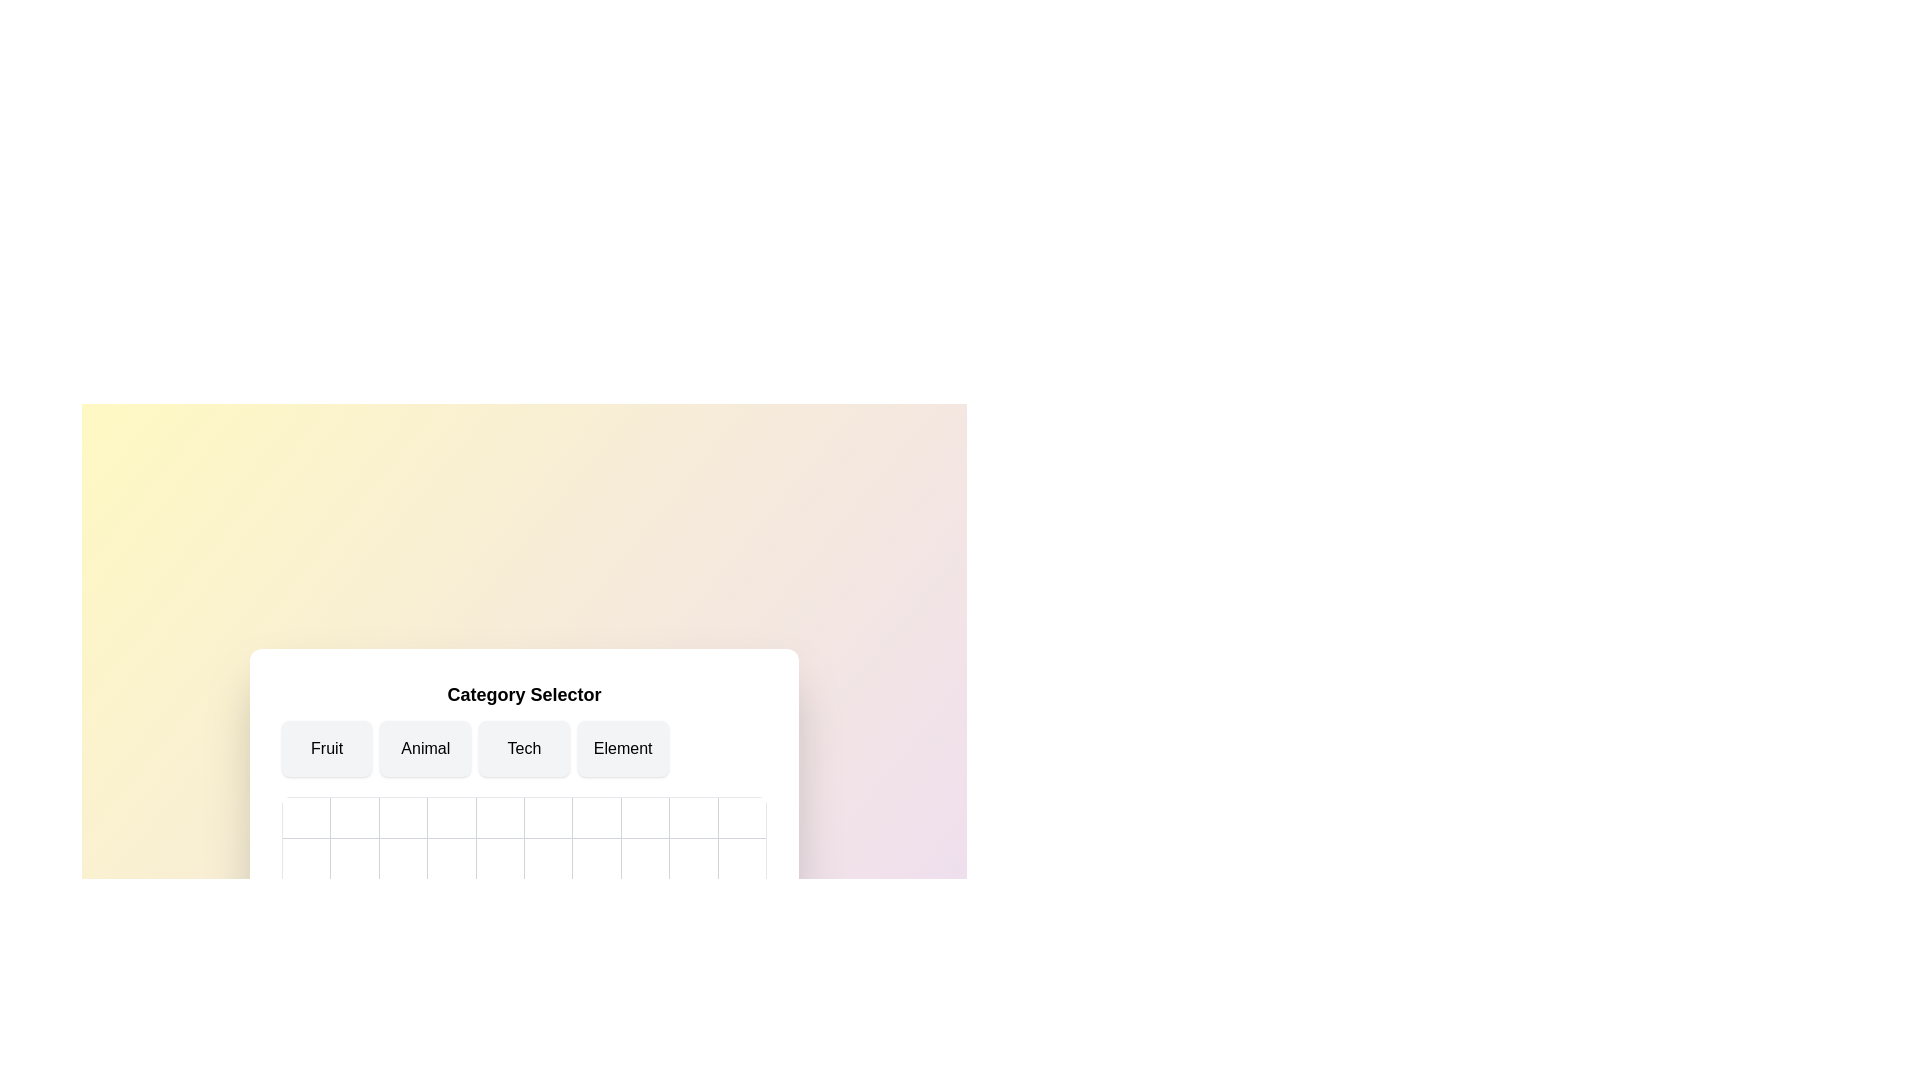 Image resolution: width=1920 pixels, height=1080 pixels. Describe the element at coordinates (523, 748) in the screenshot. I see `the category Tech to select it` at that location.